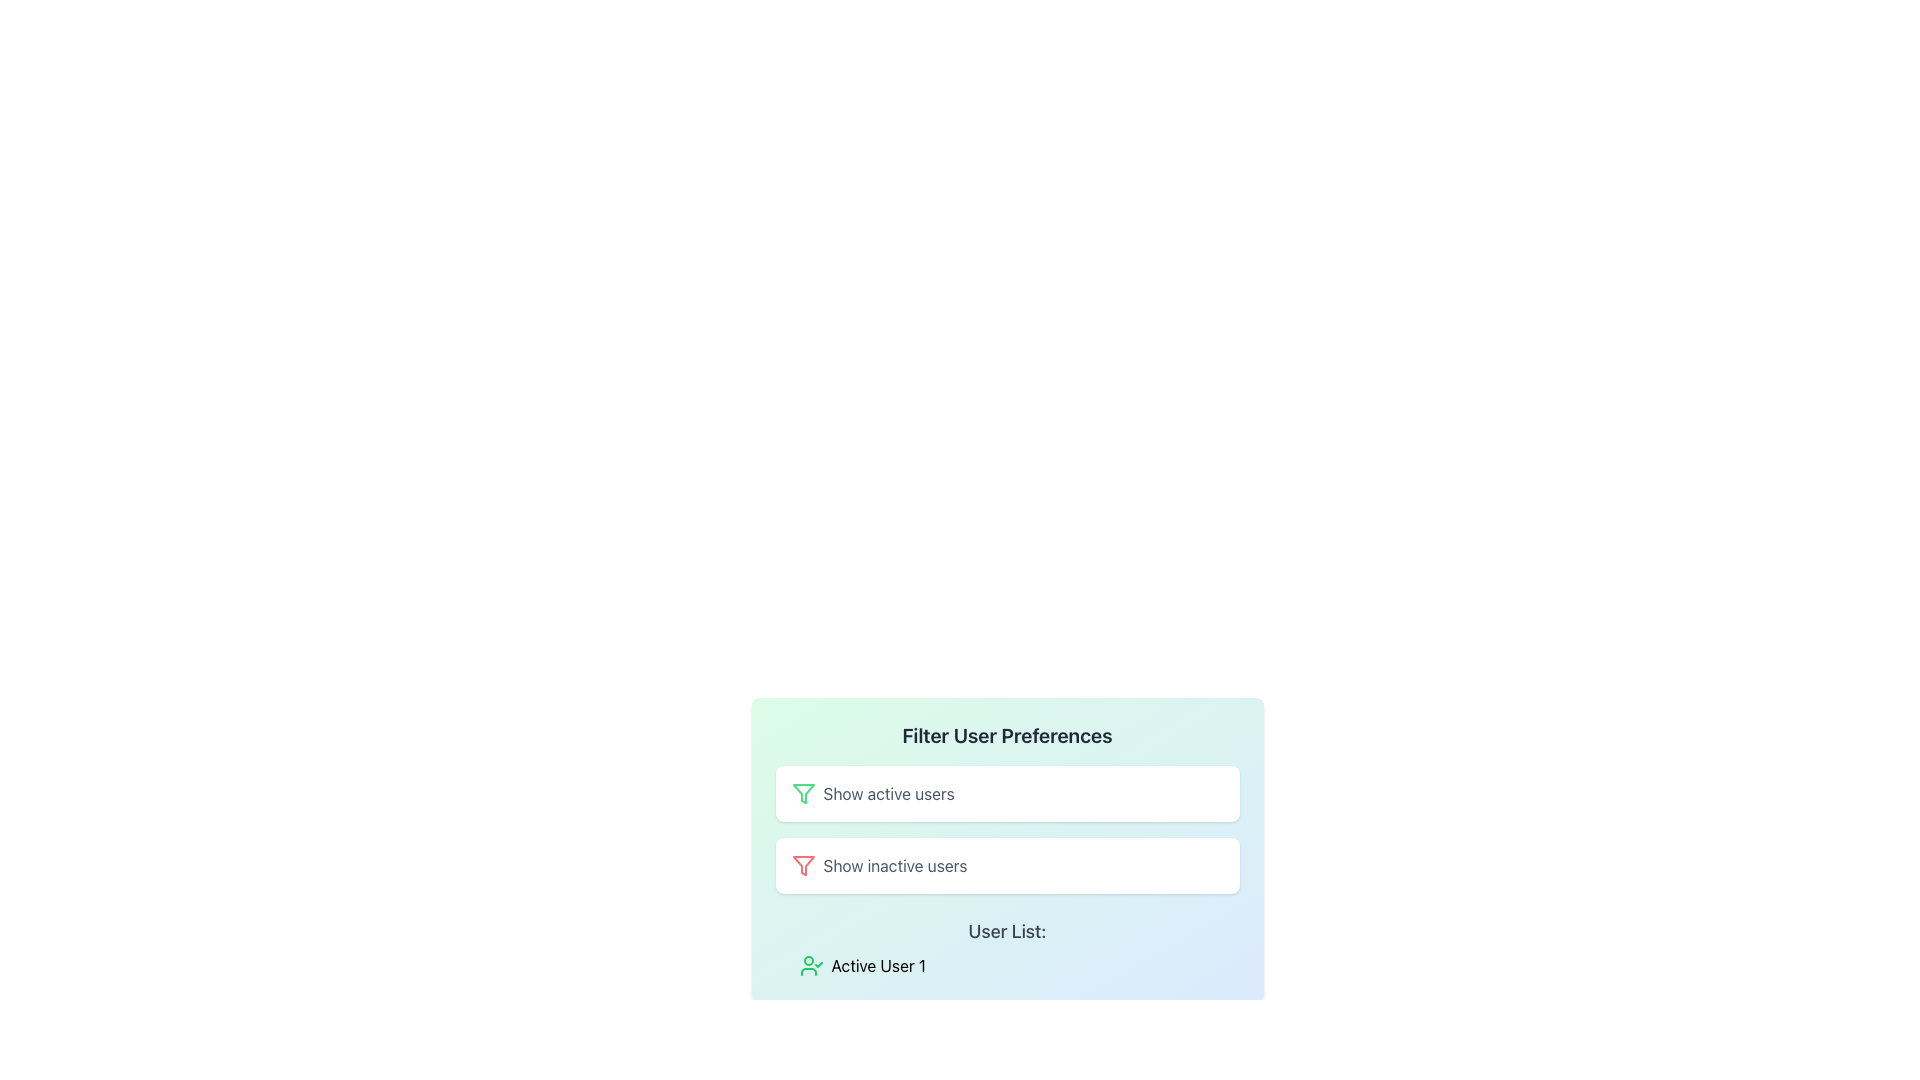 This screenshot has height=1080, width=1920. What do you see at coordinates (803, 865) in the screenshot?
I see `the red triangle-like funnel icon located at the upper left corner of the 'Show active users' button, aligned with the 'Filter User Preferences' section for visual cues` at bounding box center [803, 865].